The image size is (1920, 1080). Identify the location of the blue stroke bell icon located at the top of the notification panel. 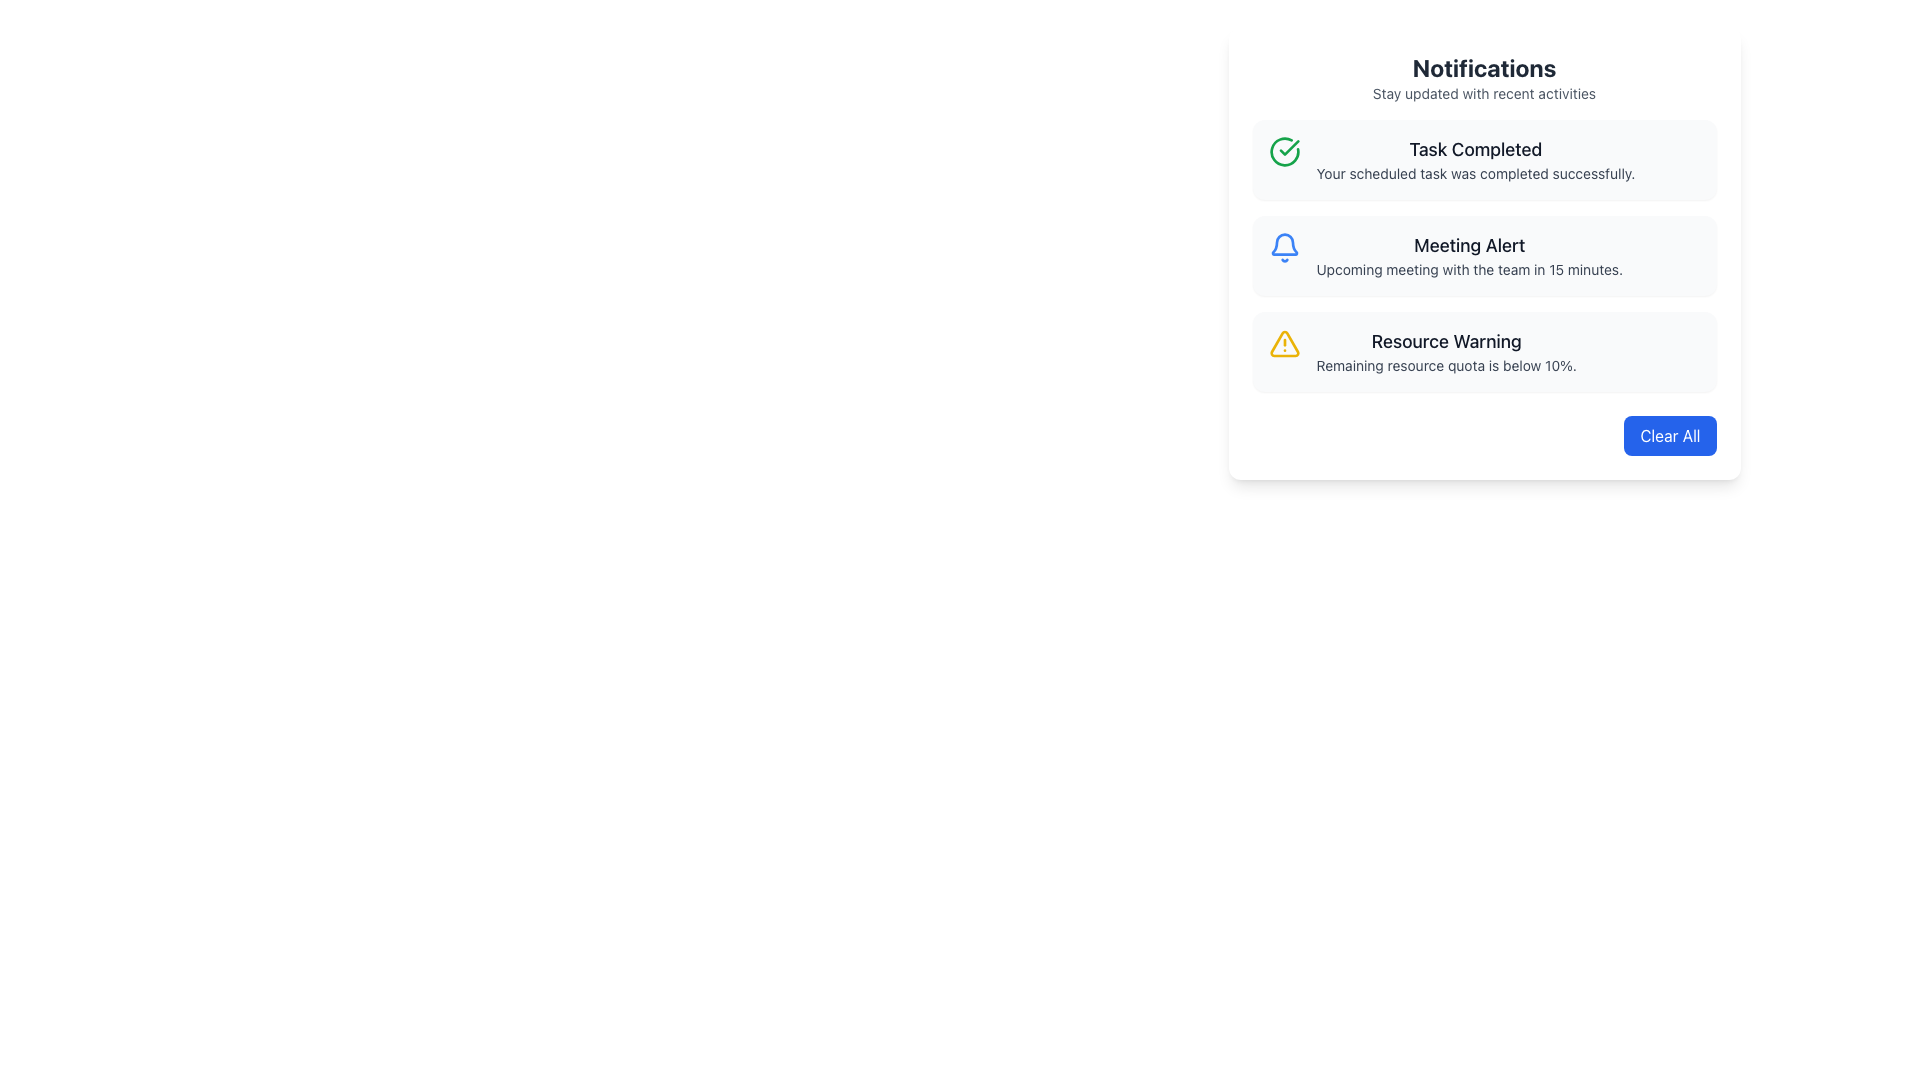
(1283, 242).